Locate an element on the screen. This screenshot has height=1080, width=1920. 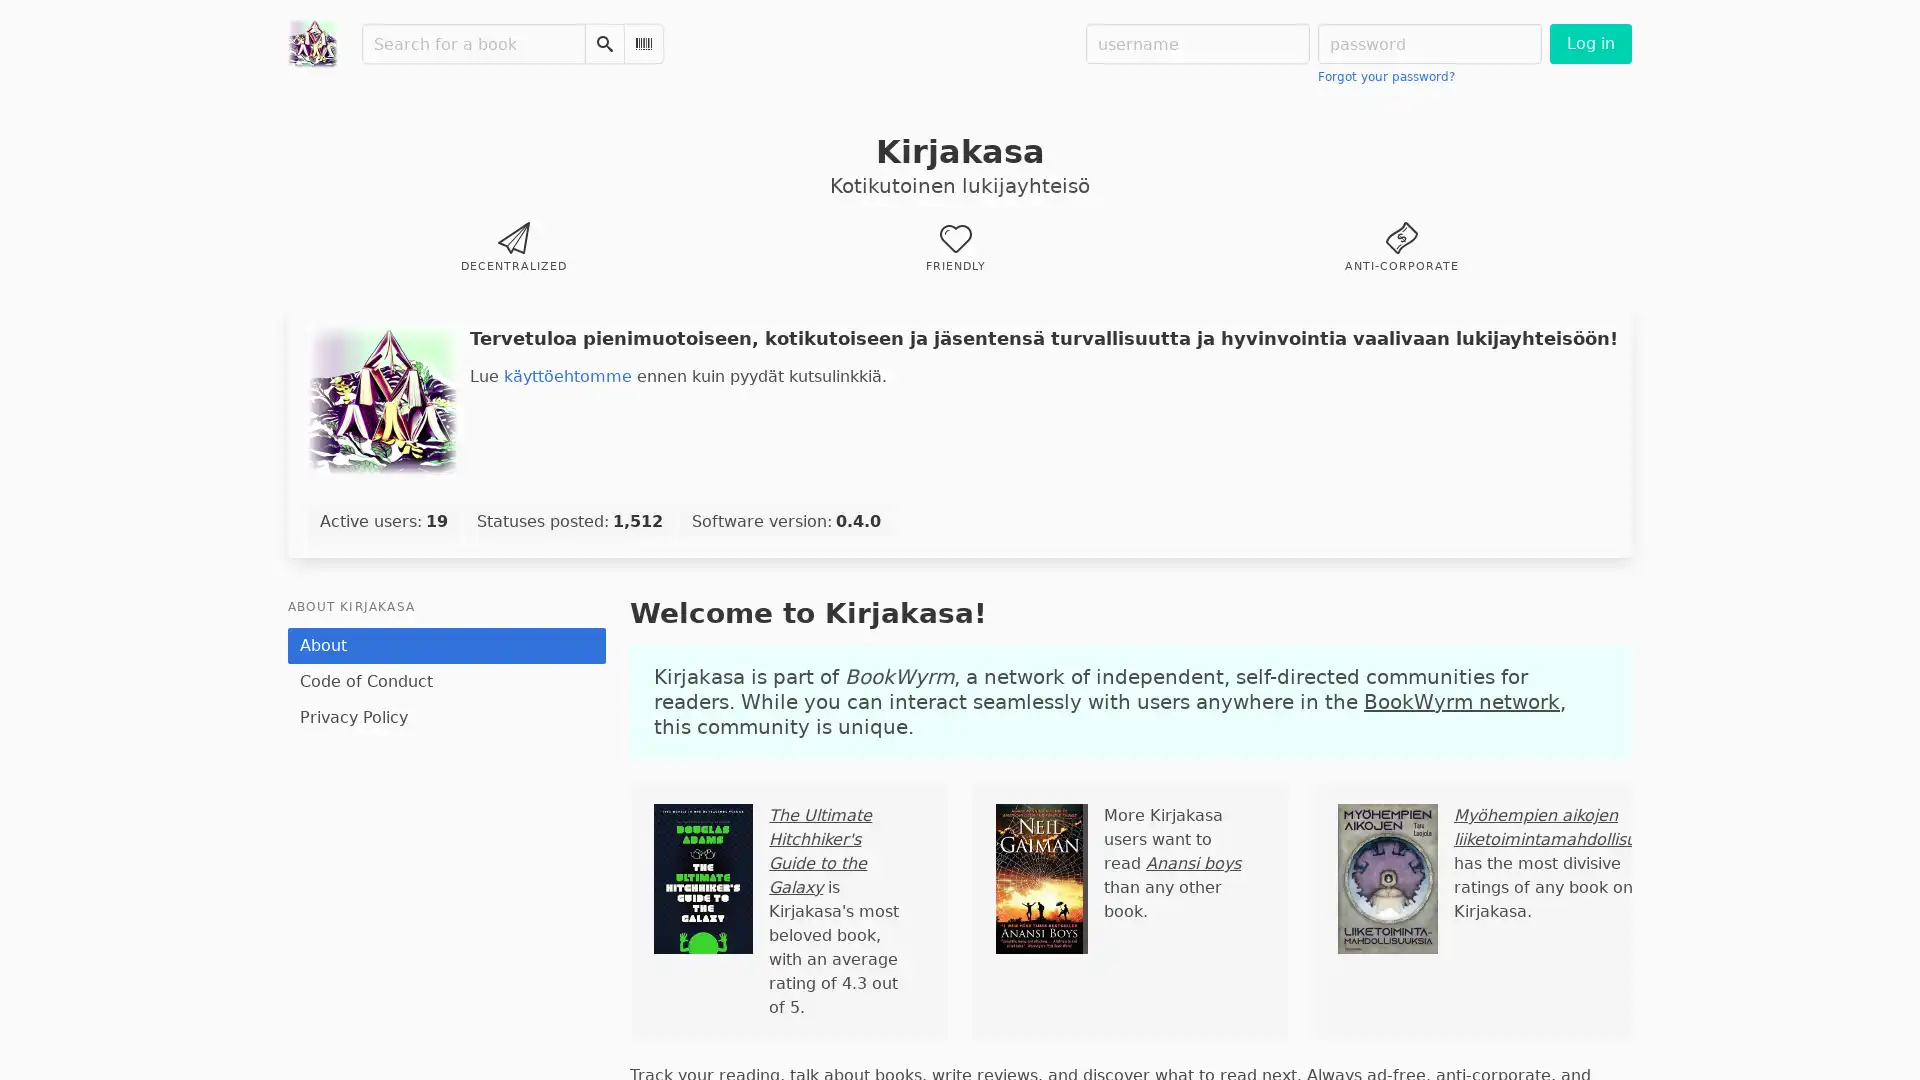
Search is located at coordinates (603, 43).